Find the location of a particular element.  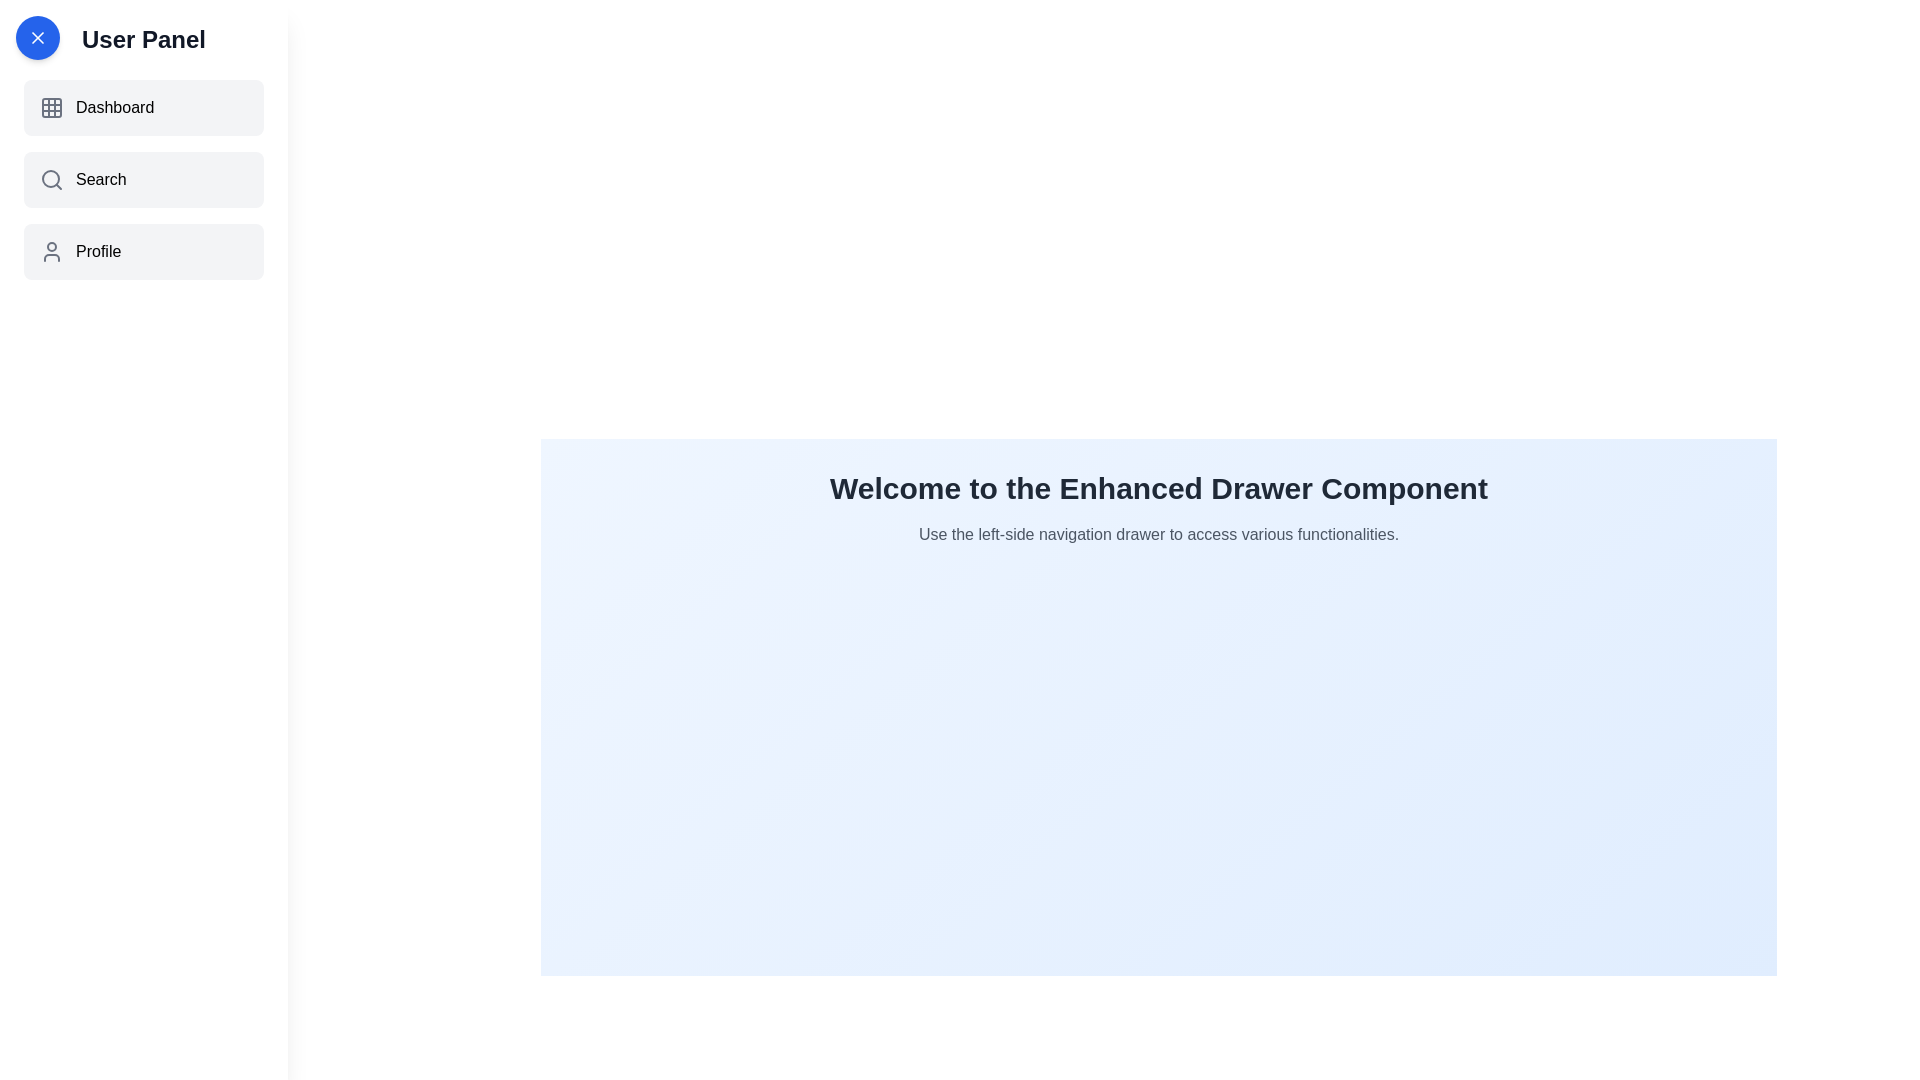

the Decorative SVG Circle, which is part of the search icon located in the sidebar menu near the 'Search' label is located at coordinates (51, 177).